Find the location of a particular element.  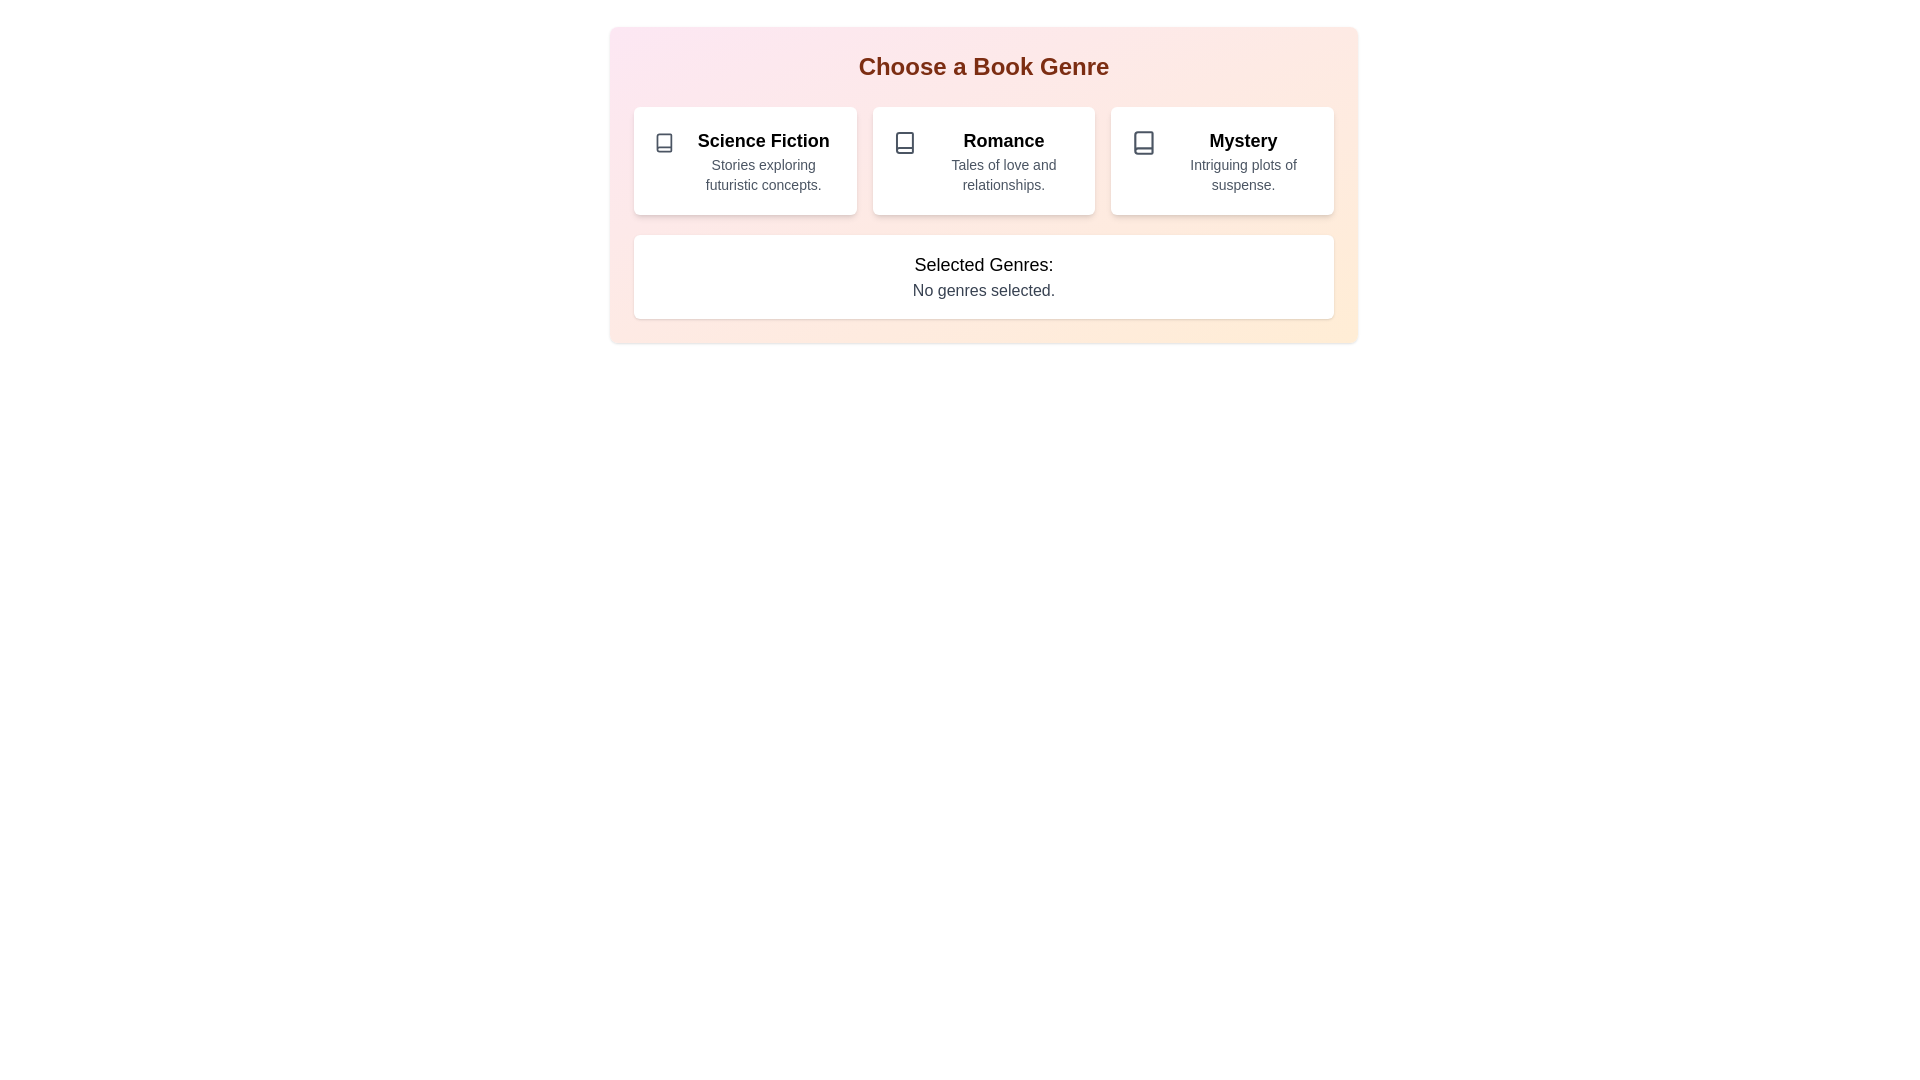

the graphical icon representing the 'Romance' genre option located in the middle of the horizontal row of genre options under 'Choose a Book Genre' is located at coordinates (903, 141).